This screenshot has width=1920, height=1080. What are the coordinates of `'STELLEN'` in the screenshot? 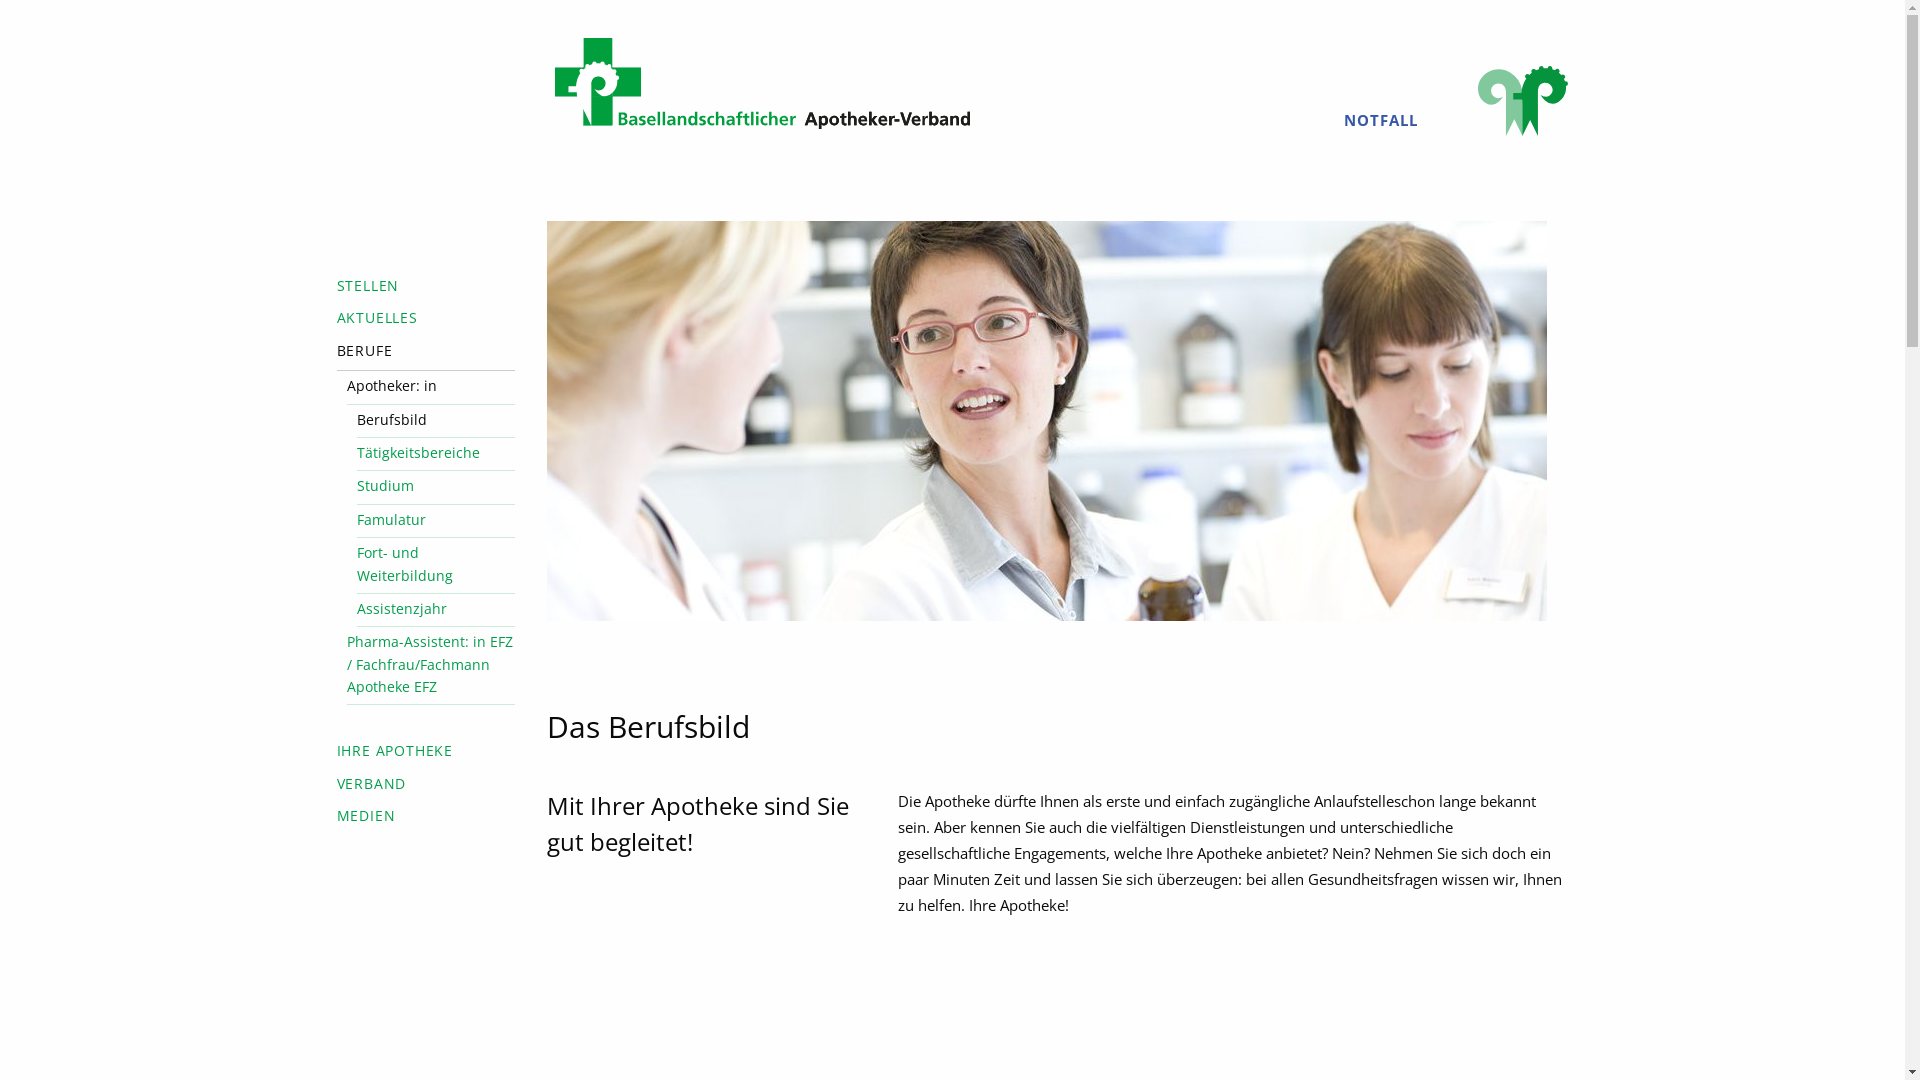 It's located at (336, 289).